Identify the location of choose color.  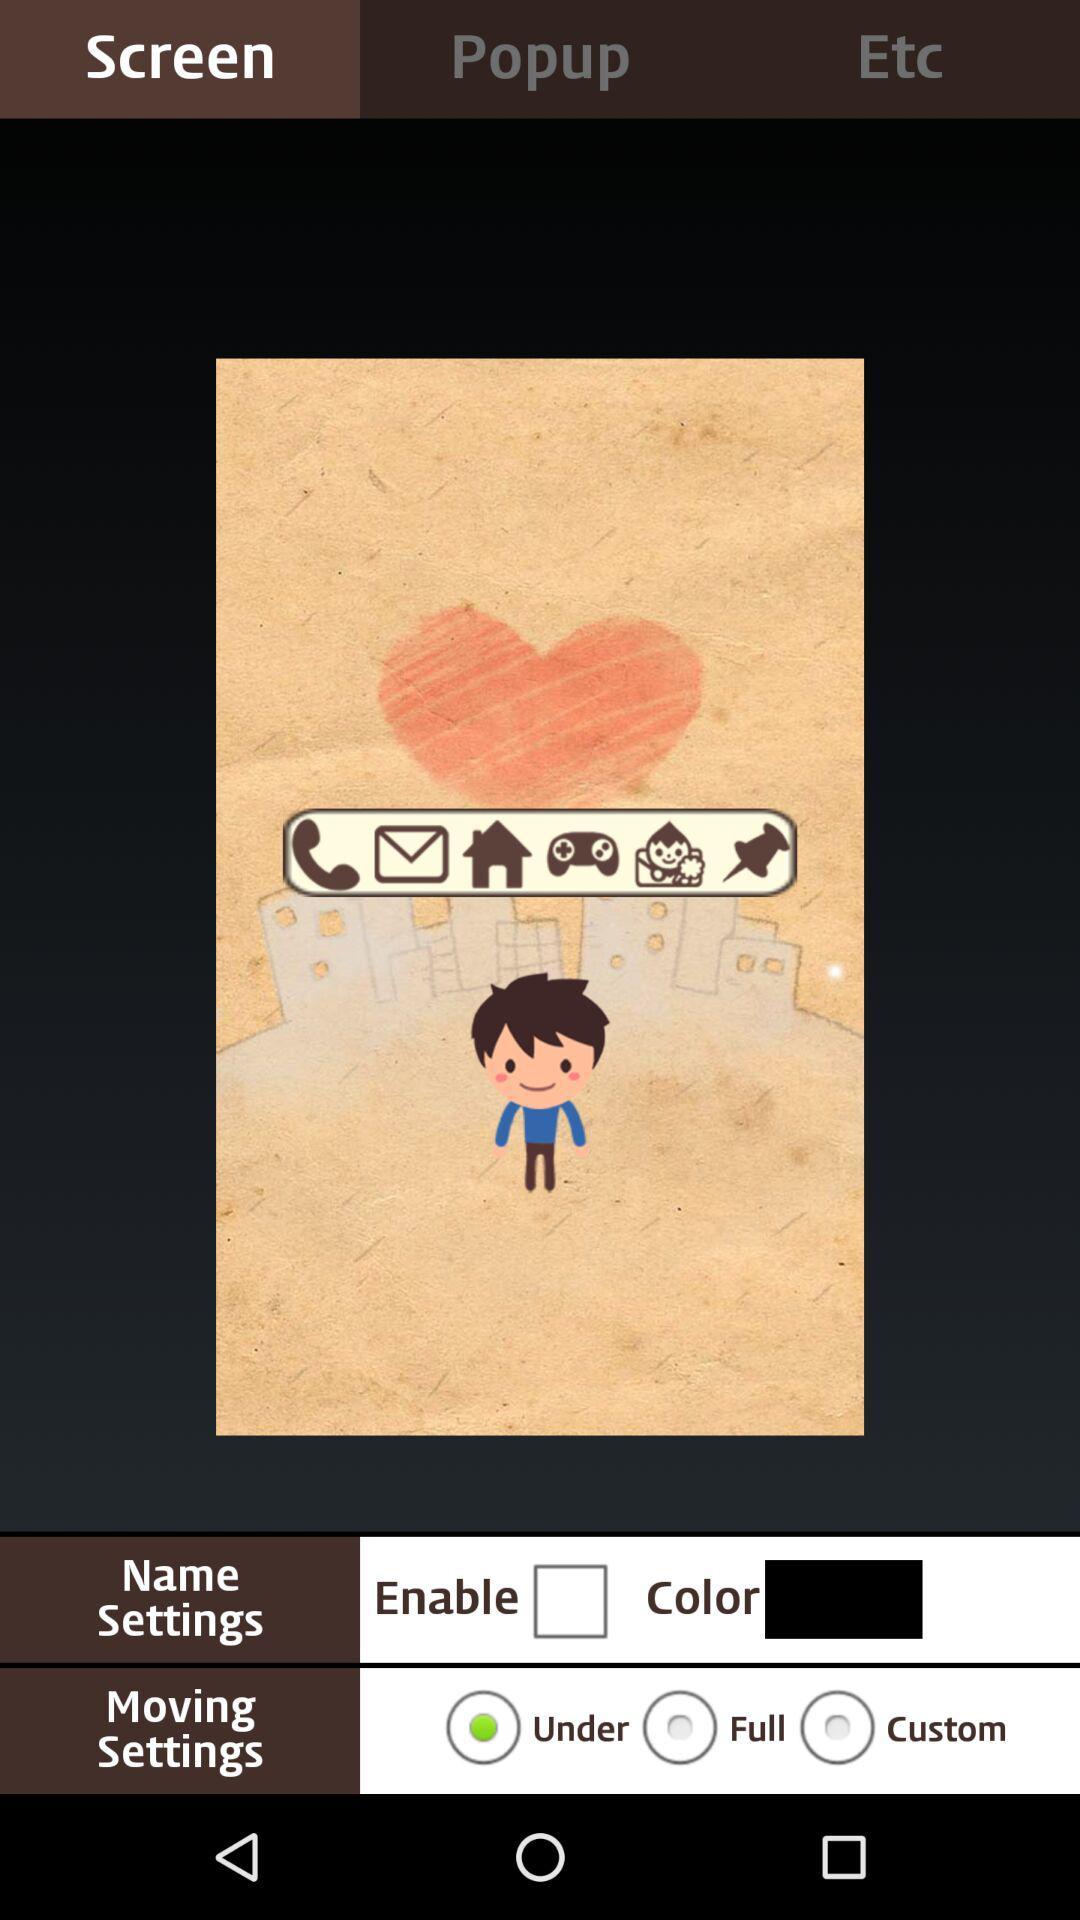
(843, 1598).